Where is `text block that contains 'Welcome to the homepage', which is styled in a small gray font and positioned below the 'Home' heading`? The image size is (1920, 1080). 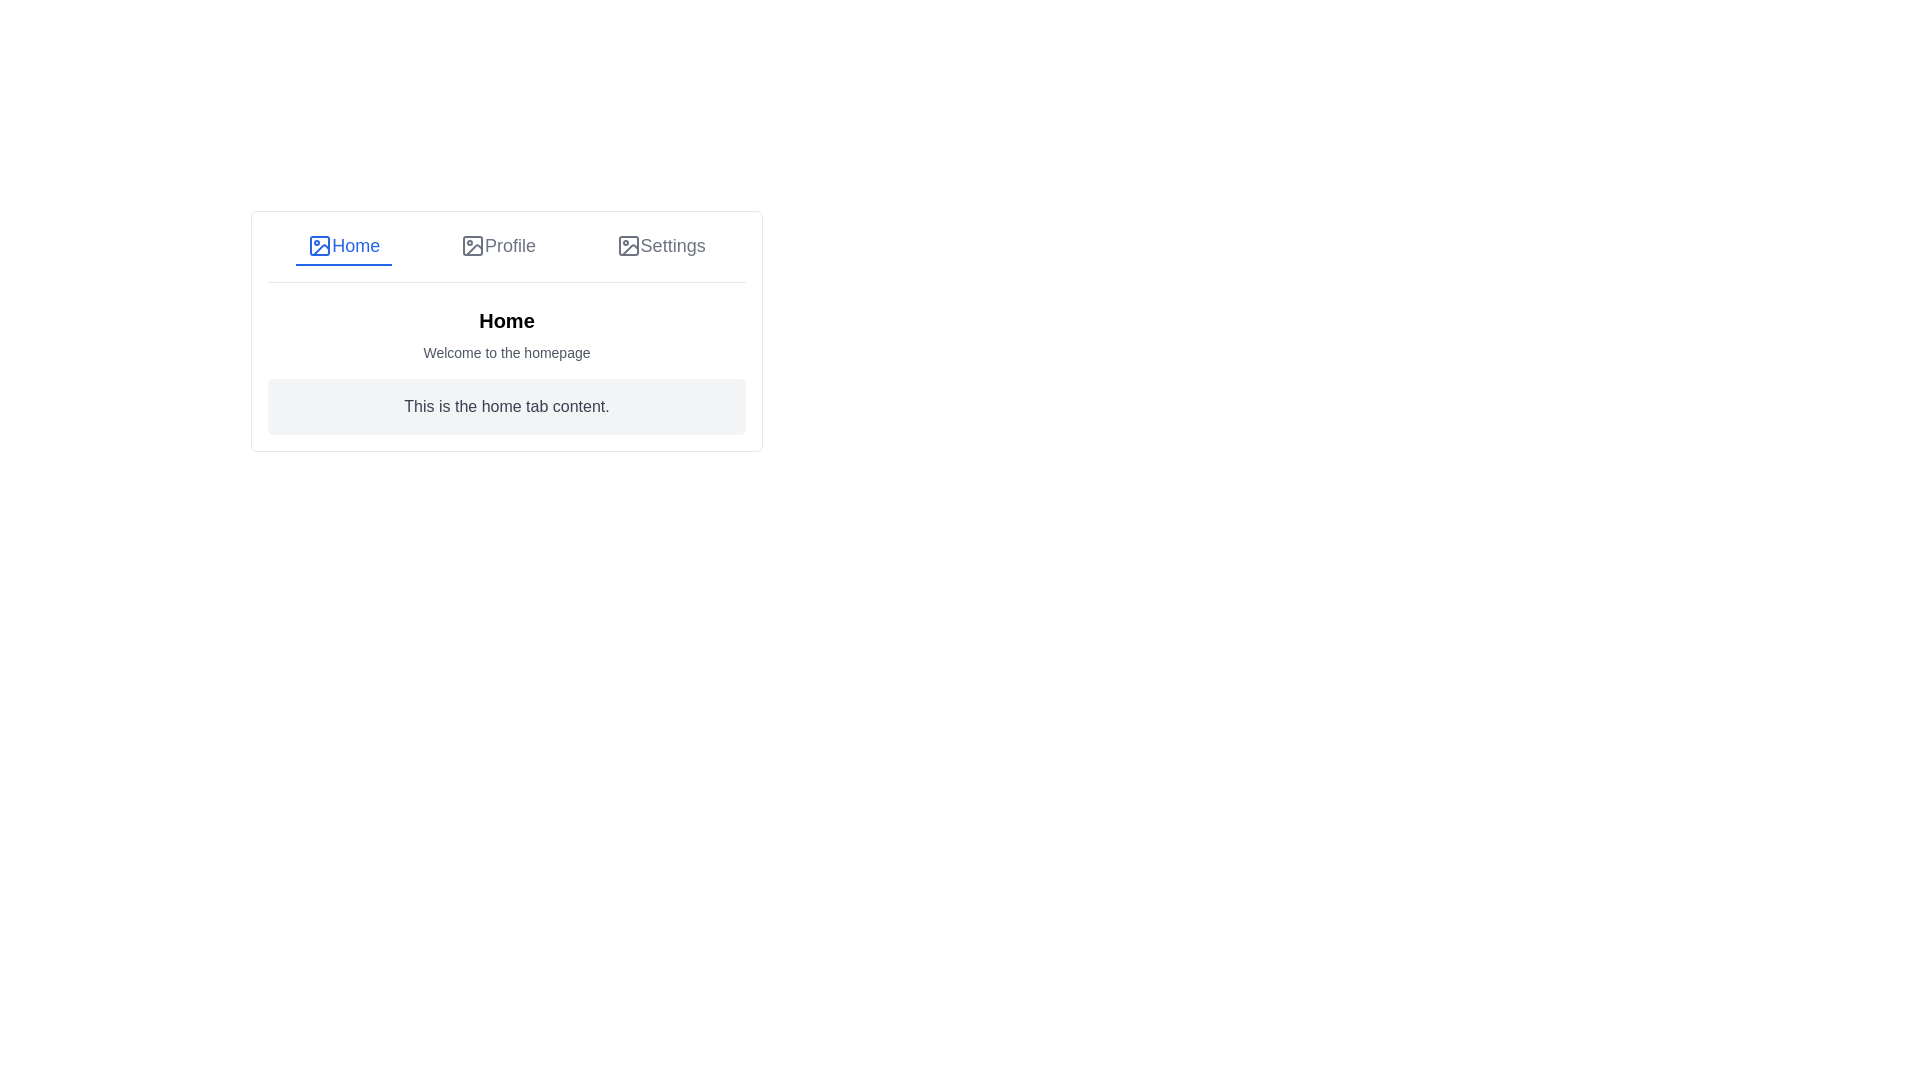 text block that contains 'Welcome to the homepage', which is styled in a small gray font and positioned below the 'Home' heading is located at coordinates (507, 352).